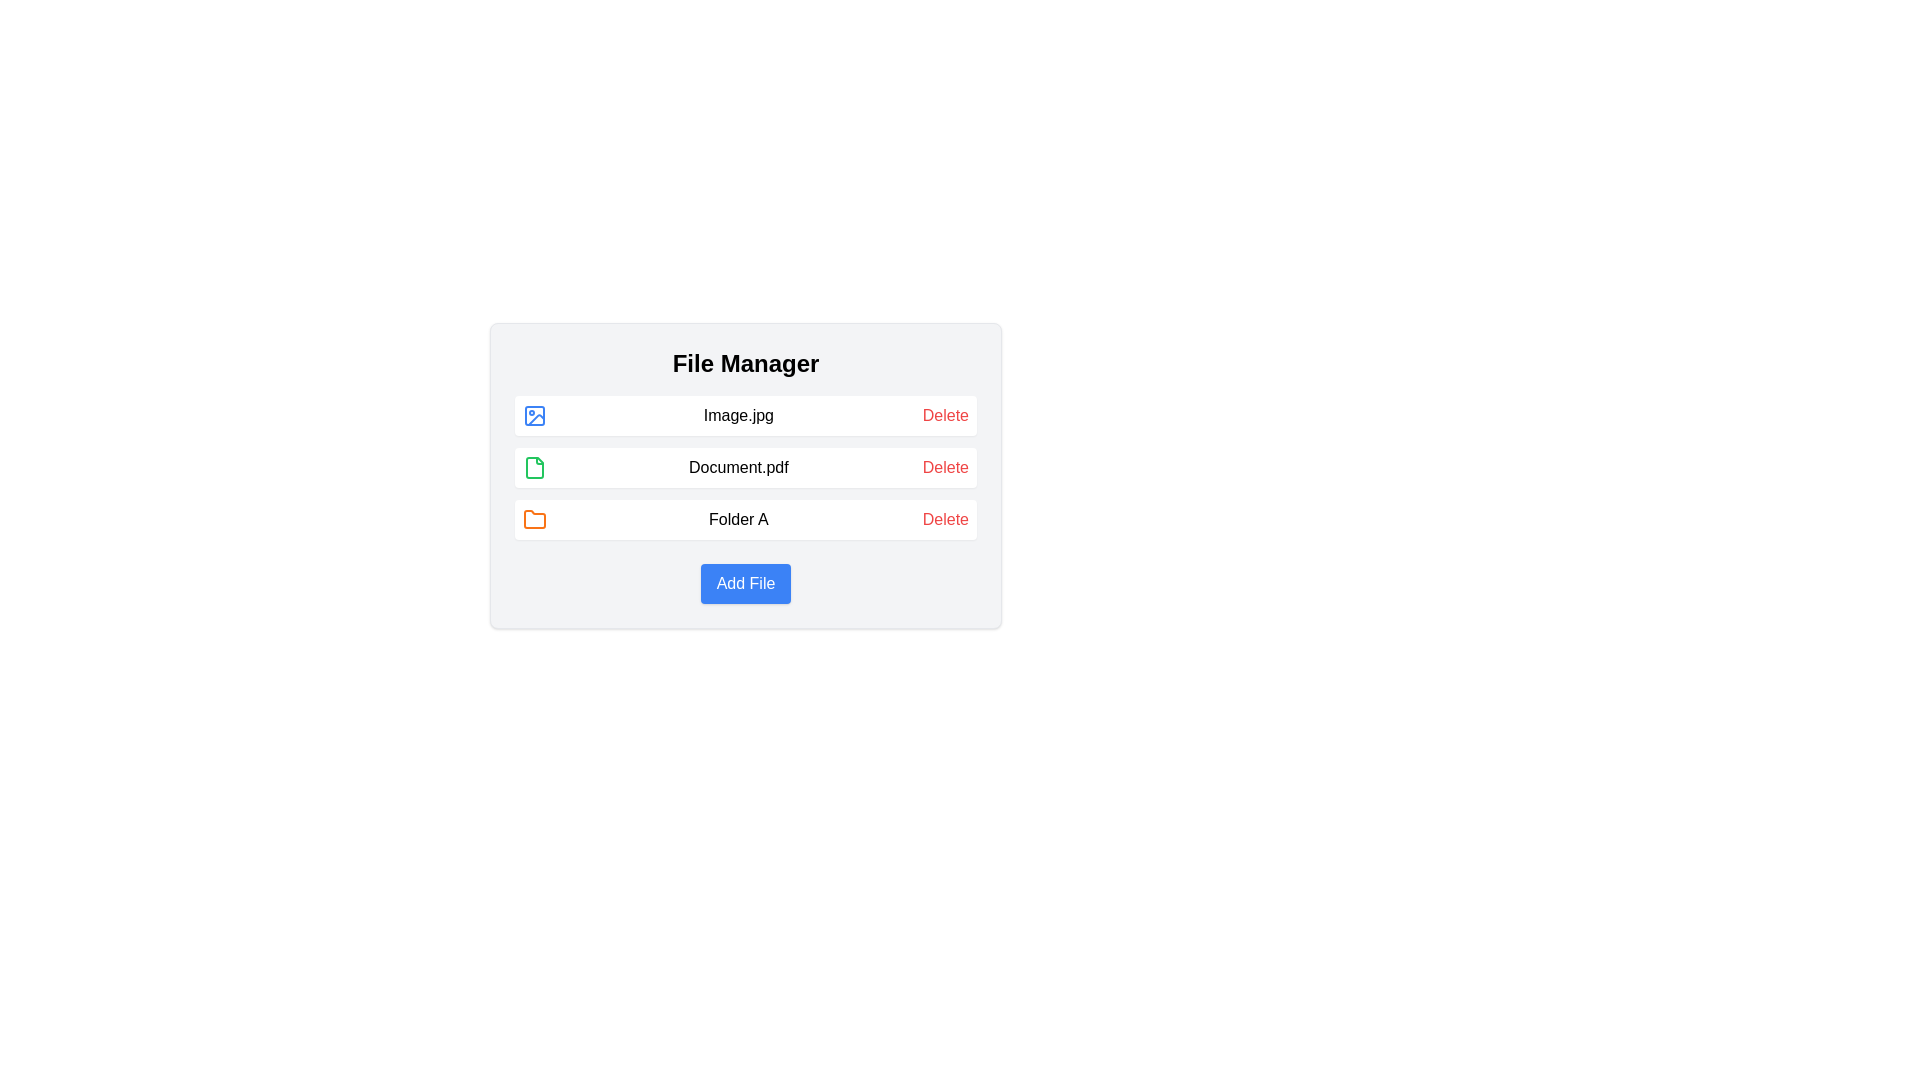 This screenshot has width=1920, height=1080. Describe the element at coordinates (737, 519) in the screenshot. I see `the static text label displaying 'Folder A', which is located in the third row of the file manager interface, between an orange folder icon and a red 'Delete' link` at that location.